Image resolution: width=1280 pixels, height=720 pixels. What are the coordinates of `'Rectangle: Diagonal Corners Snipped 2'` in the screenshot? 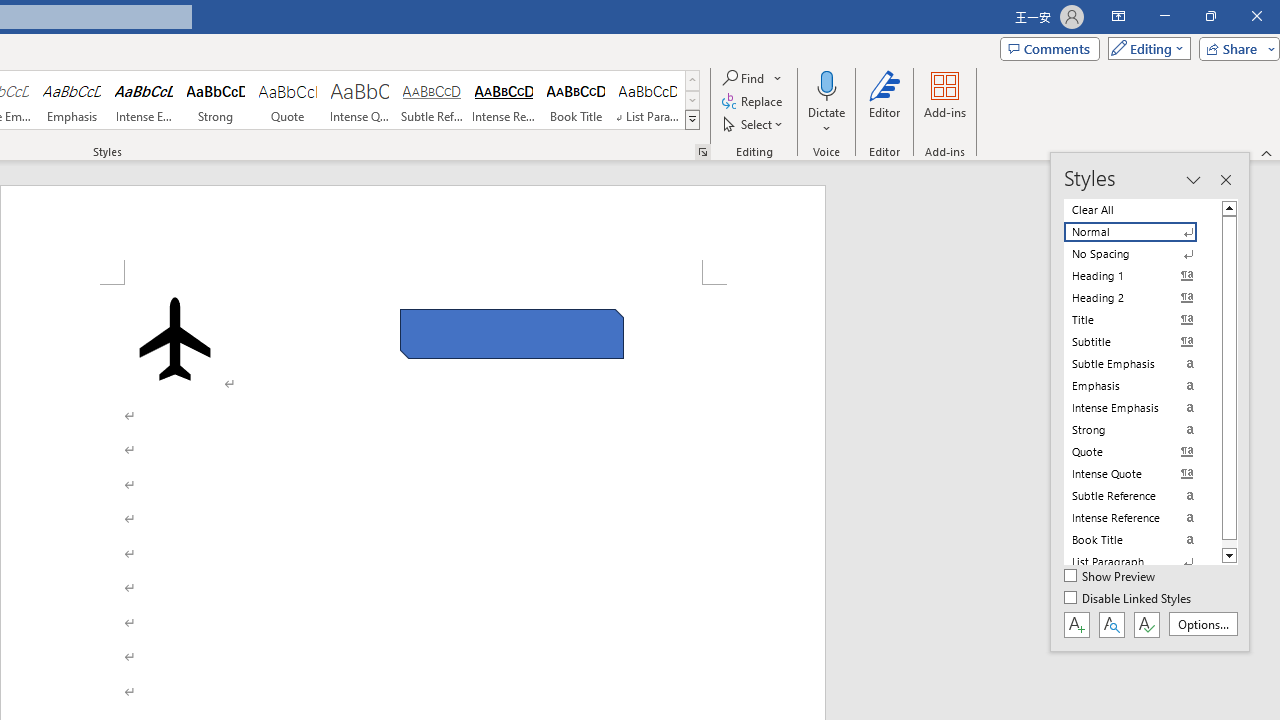 It's located at (512, 333).